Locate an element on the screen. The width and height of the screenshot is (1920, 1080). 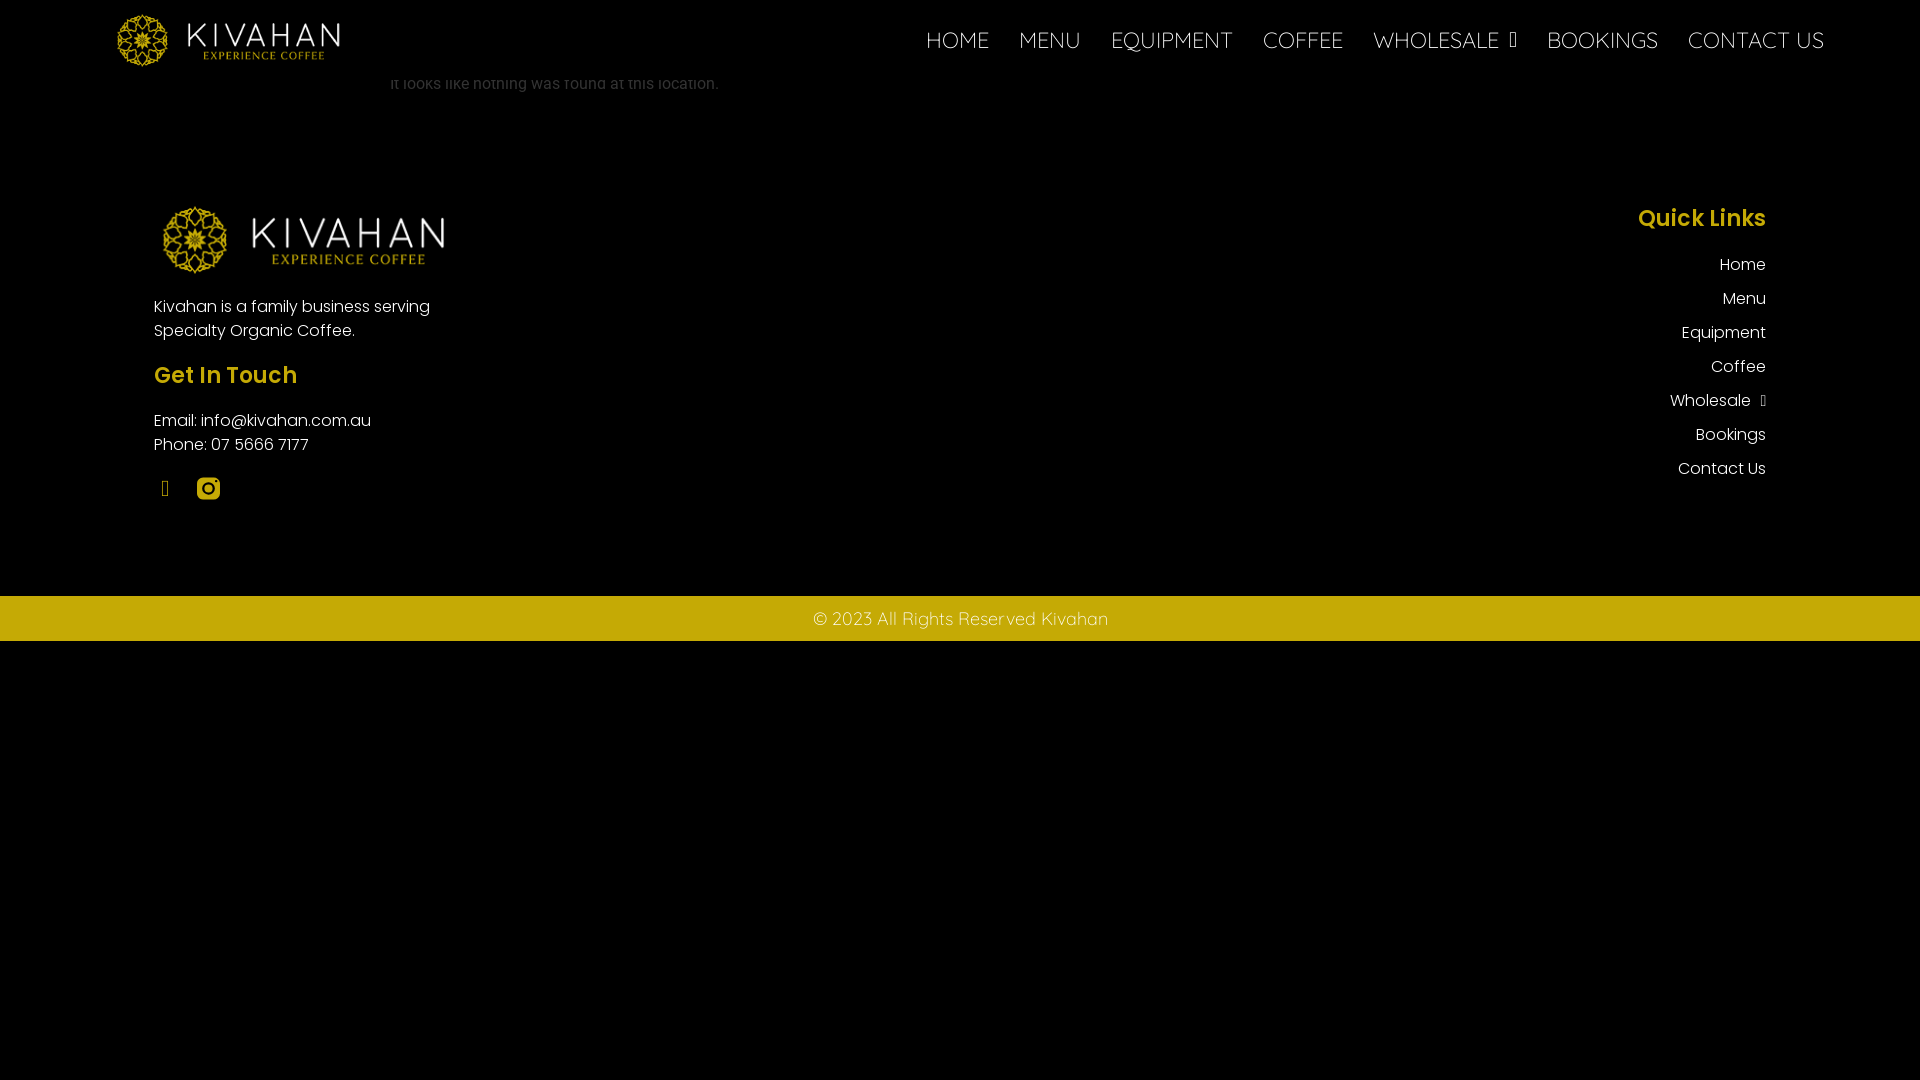
'CONTACT US' is located at coordinates (1755, 39).